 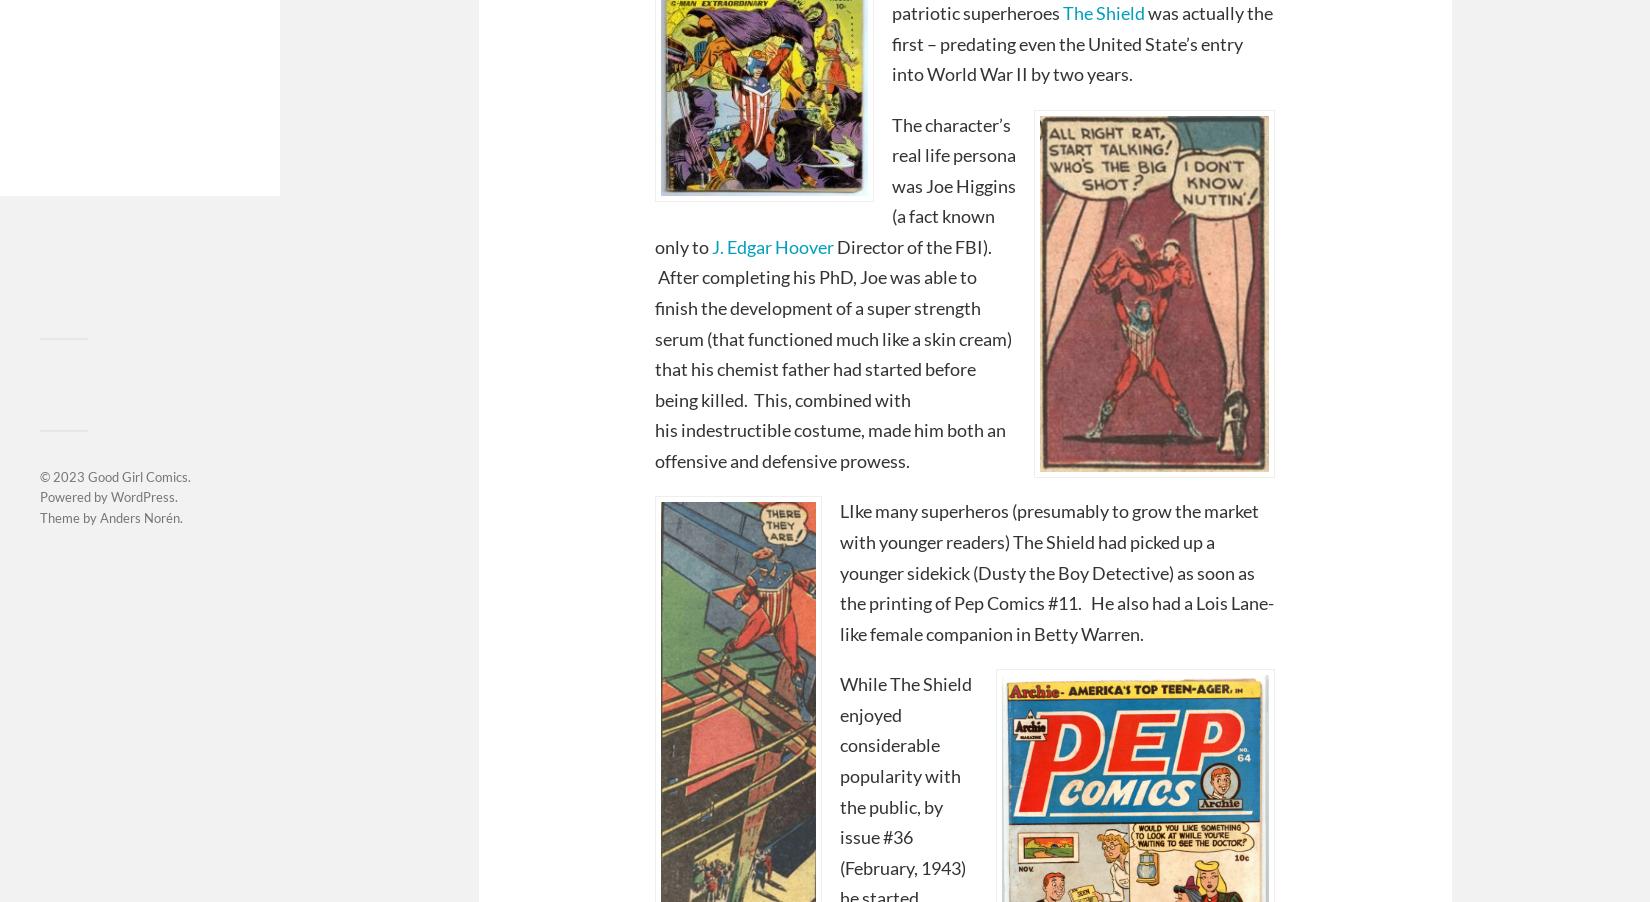 What do you see at coordinates (654, 352) in the screenshot?
I see `'Director of the FBI).  After completing his PhD, Joe was able to finish the development of a super strength serum (that functioned much like a skin cream) that his chemist father had started before being killed.  This, combined with his indestructible costume, made him both an offensive and defensive prowess.'` at bounding box center [654, 352].